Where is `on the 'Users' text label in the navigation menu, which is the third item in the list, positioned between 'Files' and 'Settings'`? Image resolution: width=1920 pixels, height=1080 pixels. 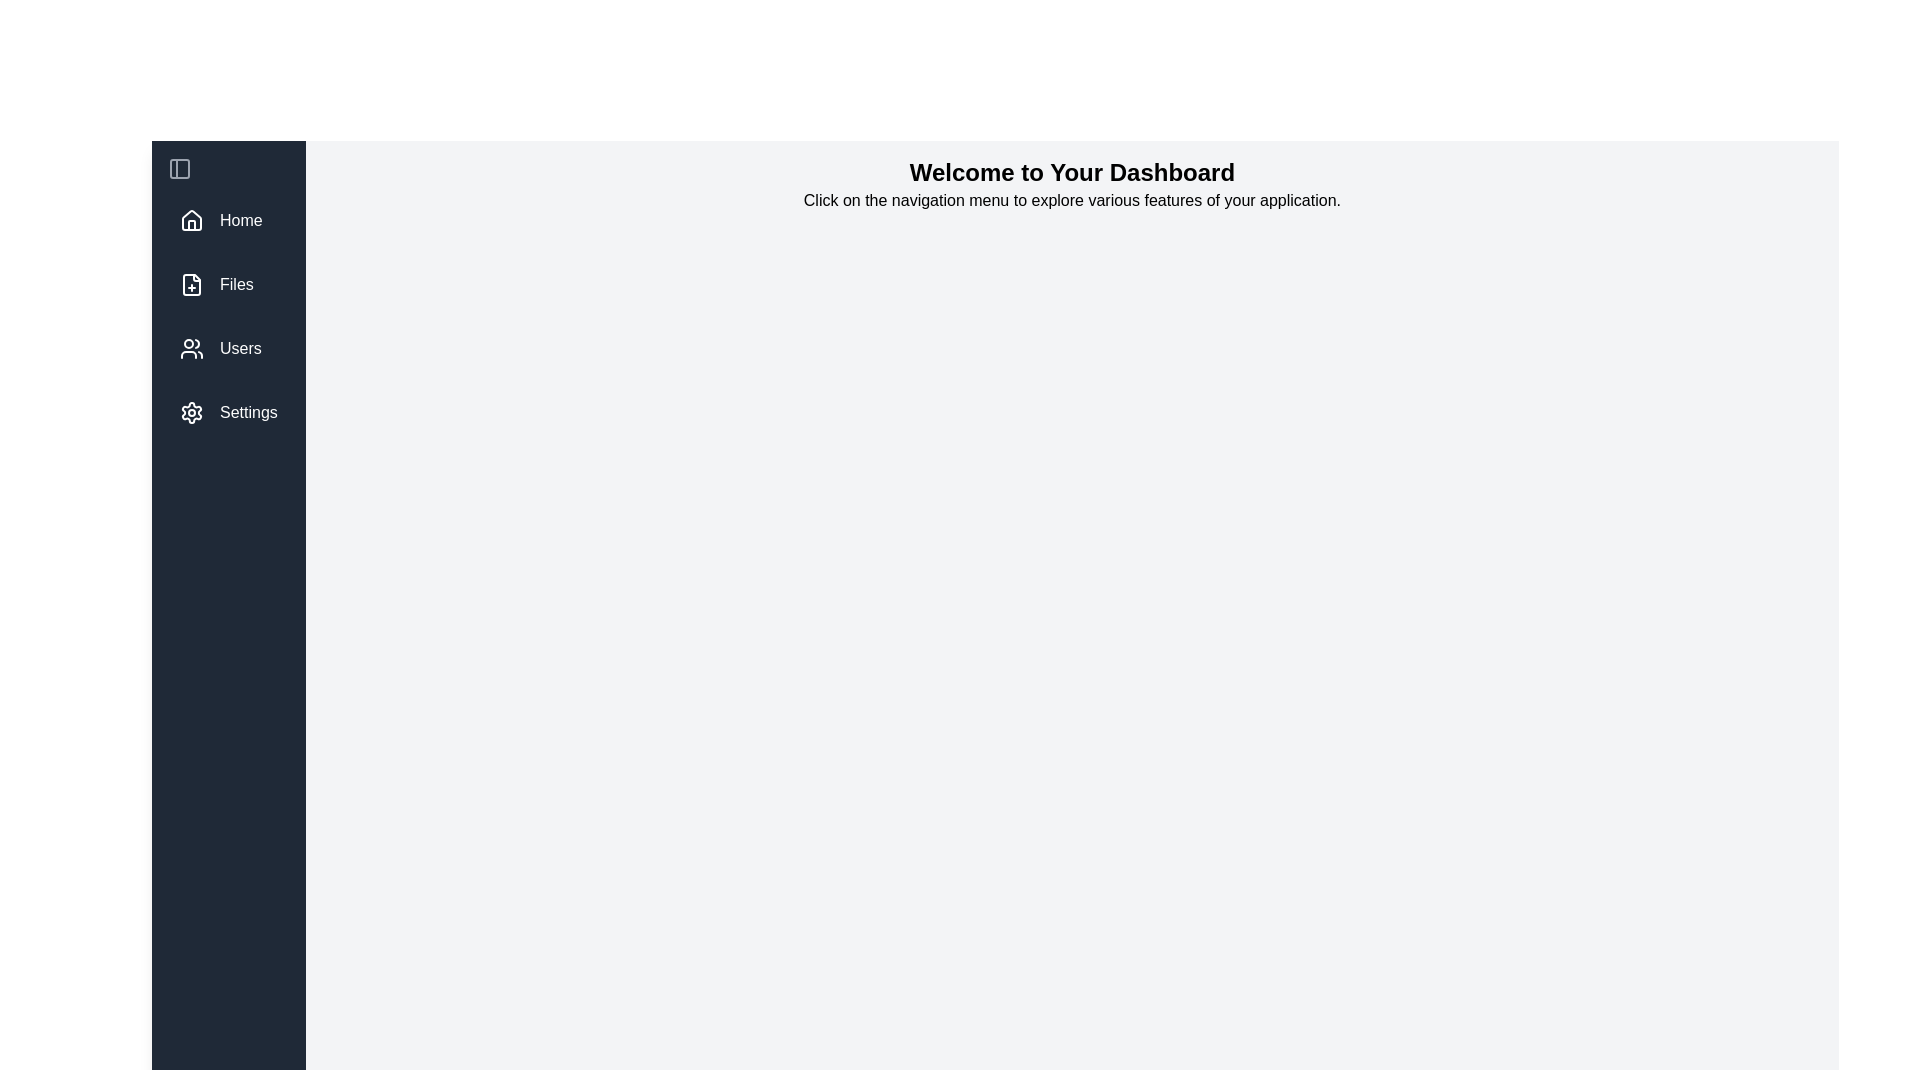 on the 'Users' text label in the navigation menu, which is the third item in the list, positioned between 'Files' and 'Settings' is located at coordinates (240, 347).